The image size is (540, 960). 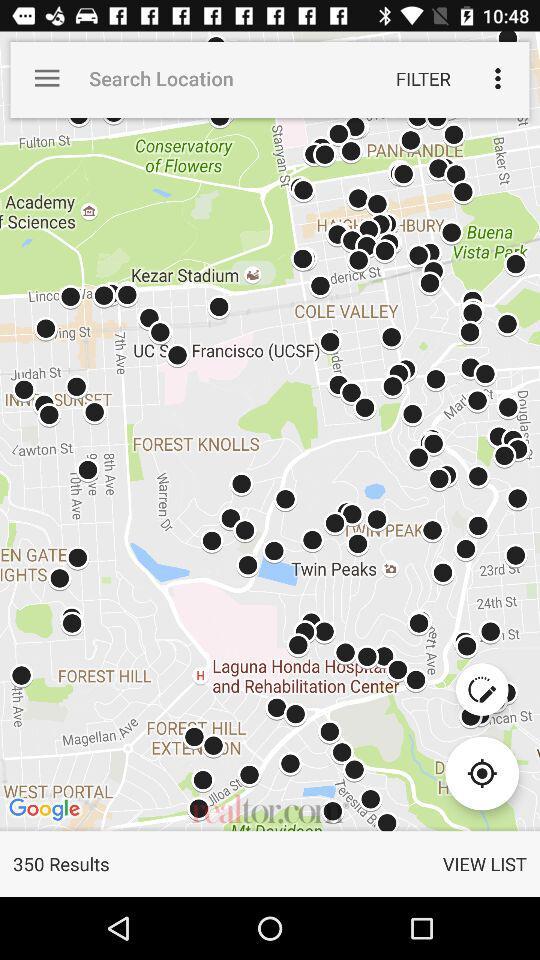 I want to click on filter app, so click(x=422, y=78).